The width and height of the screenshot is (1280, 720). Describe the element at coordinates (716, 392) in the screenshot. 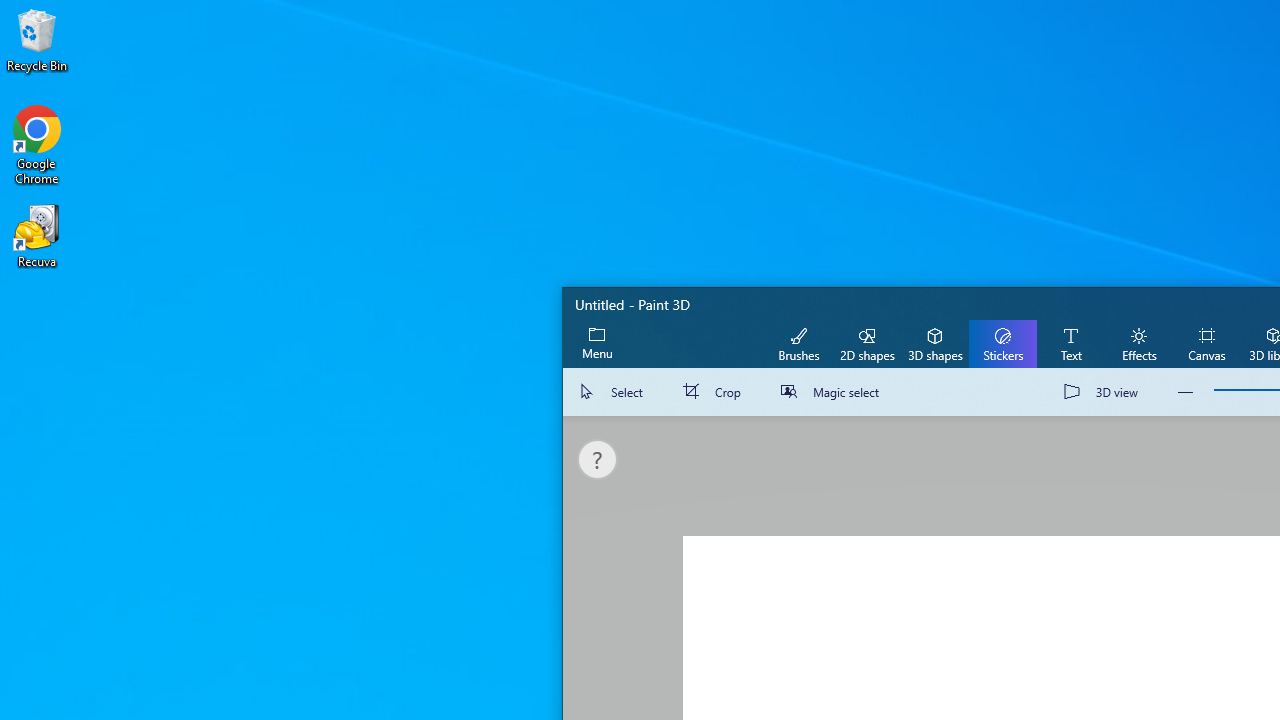

I see `'Crop'` at that location.